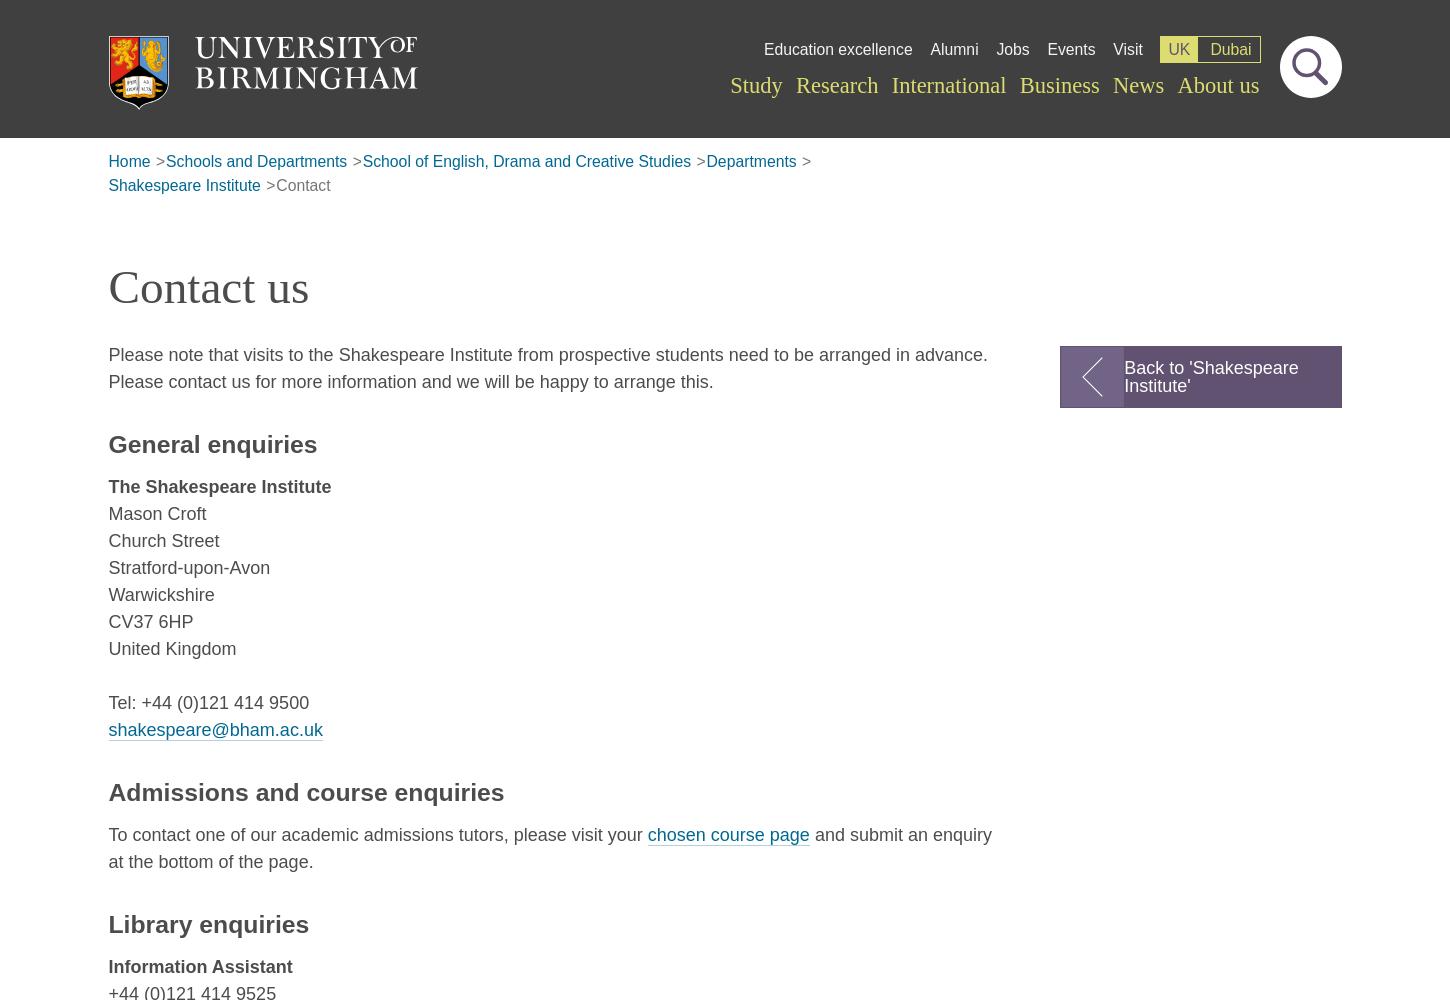 The width and height of the screenshot is (1450, 1000). What do you see at coordinates (1230, 48) in the screenshot?
I see `'Dubai'` at bounding box center [1230, 48].